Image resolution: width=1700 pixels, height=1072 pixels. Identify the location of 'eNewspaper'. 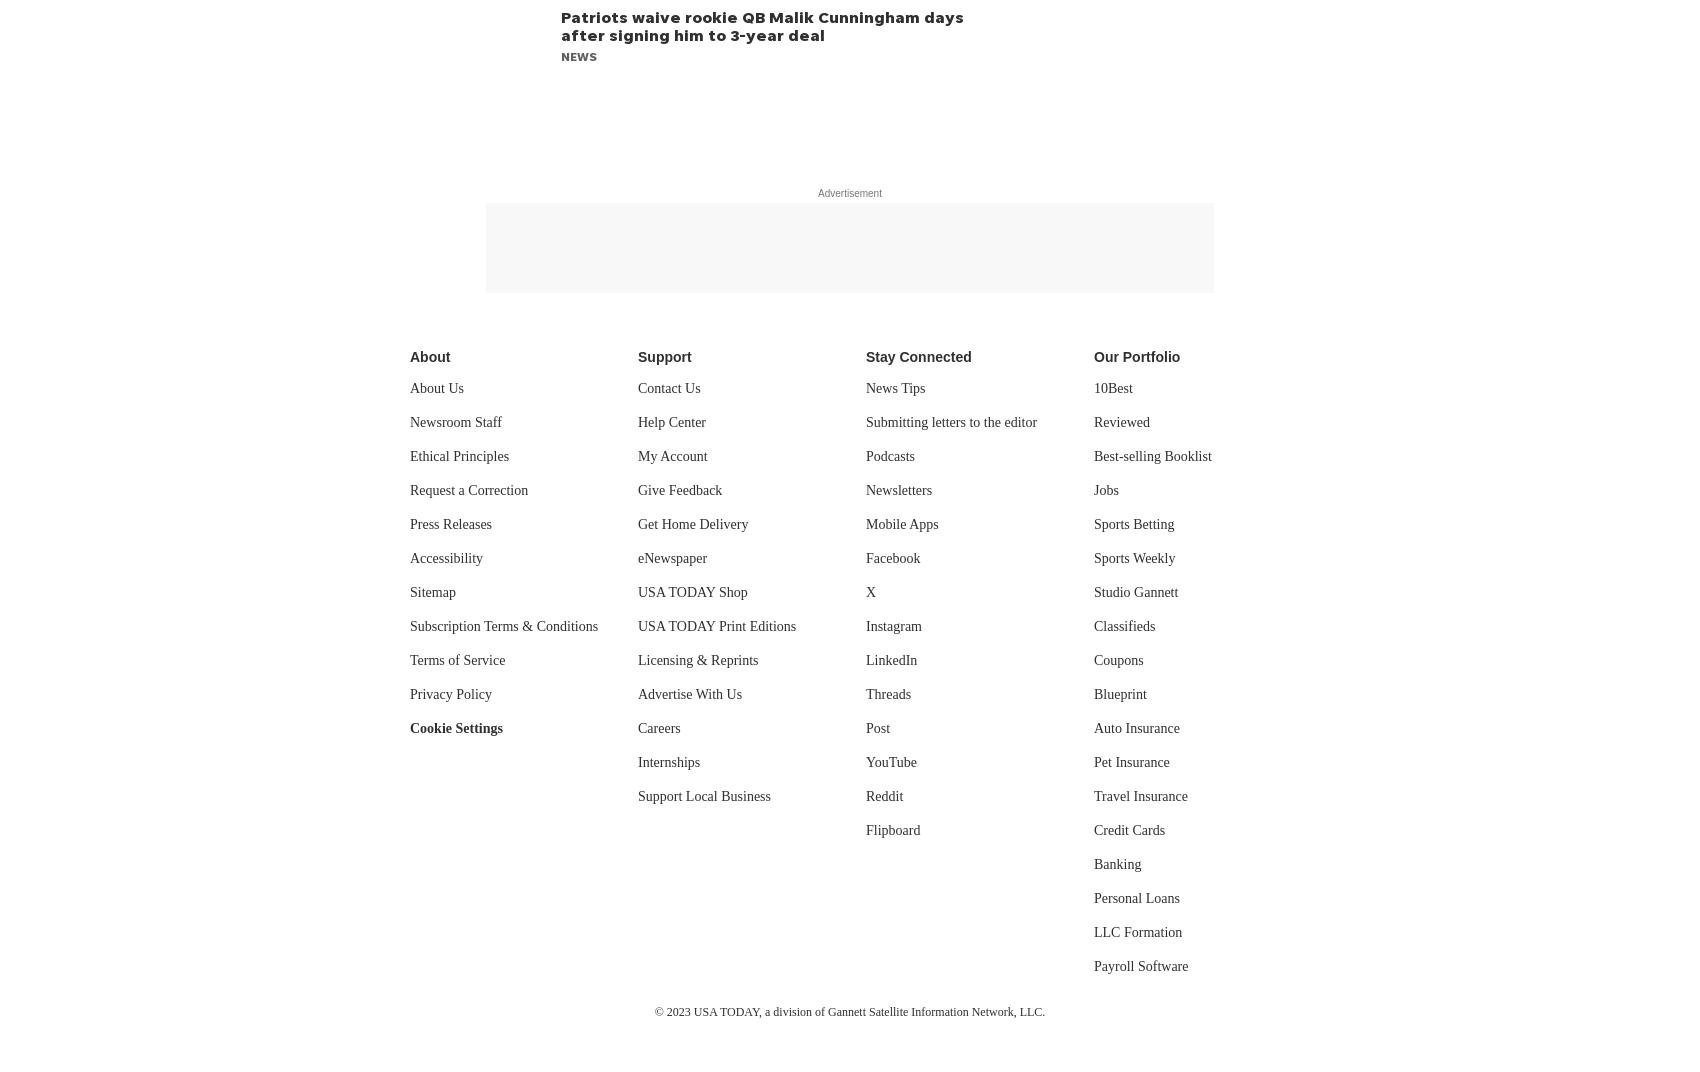
(638, 557).